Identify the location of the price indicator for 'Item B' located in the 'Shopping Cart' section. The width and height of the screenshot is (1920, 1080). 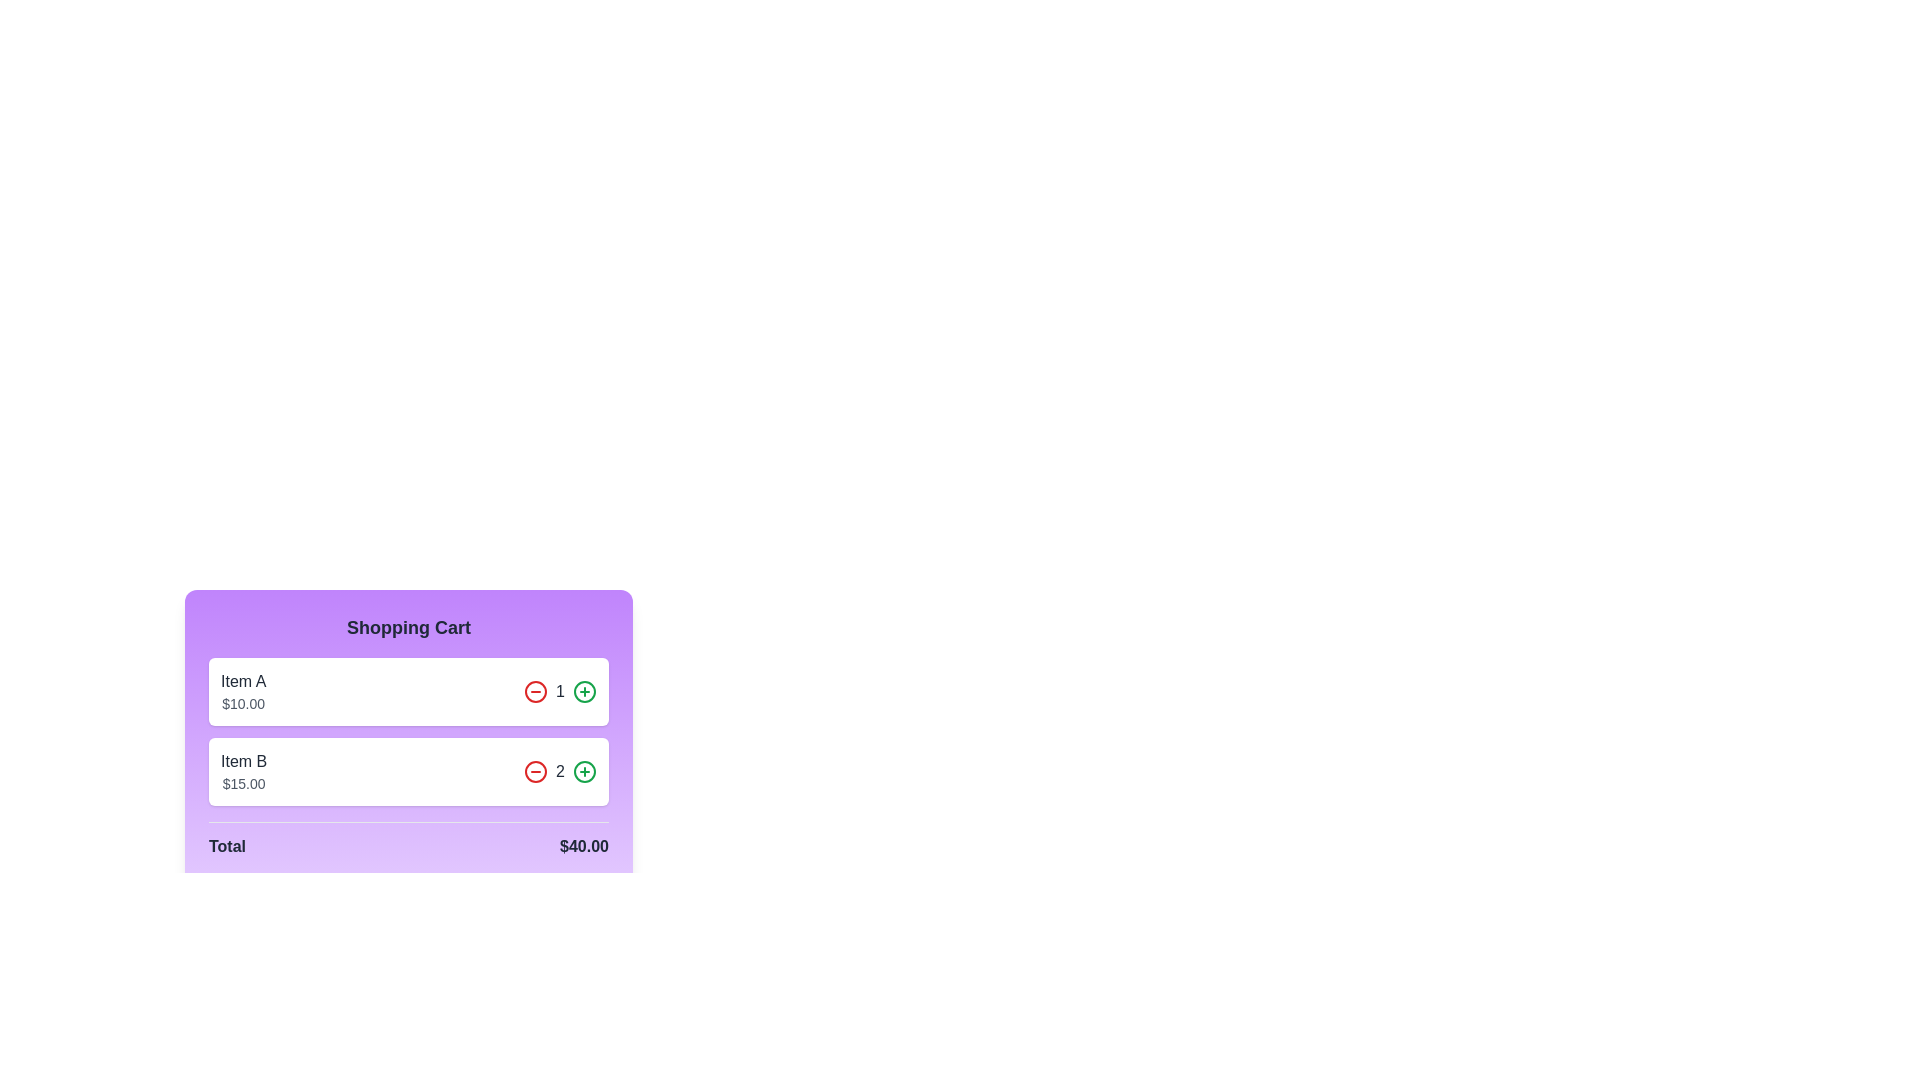
(243, 782).